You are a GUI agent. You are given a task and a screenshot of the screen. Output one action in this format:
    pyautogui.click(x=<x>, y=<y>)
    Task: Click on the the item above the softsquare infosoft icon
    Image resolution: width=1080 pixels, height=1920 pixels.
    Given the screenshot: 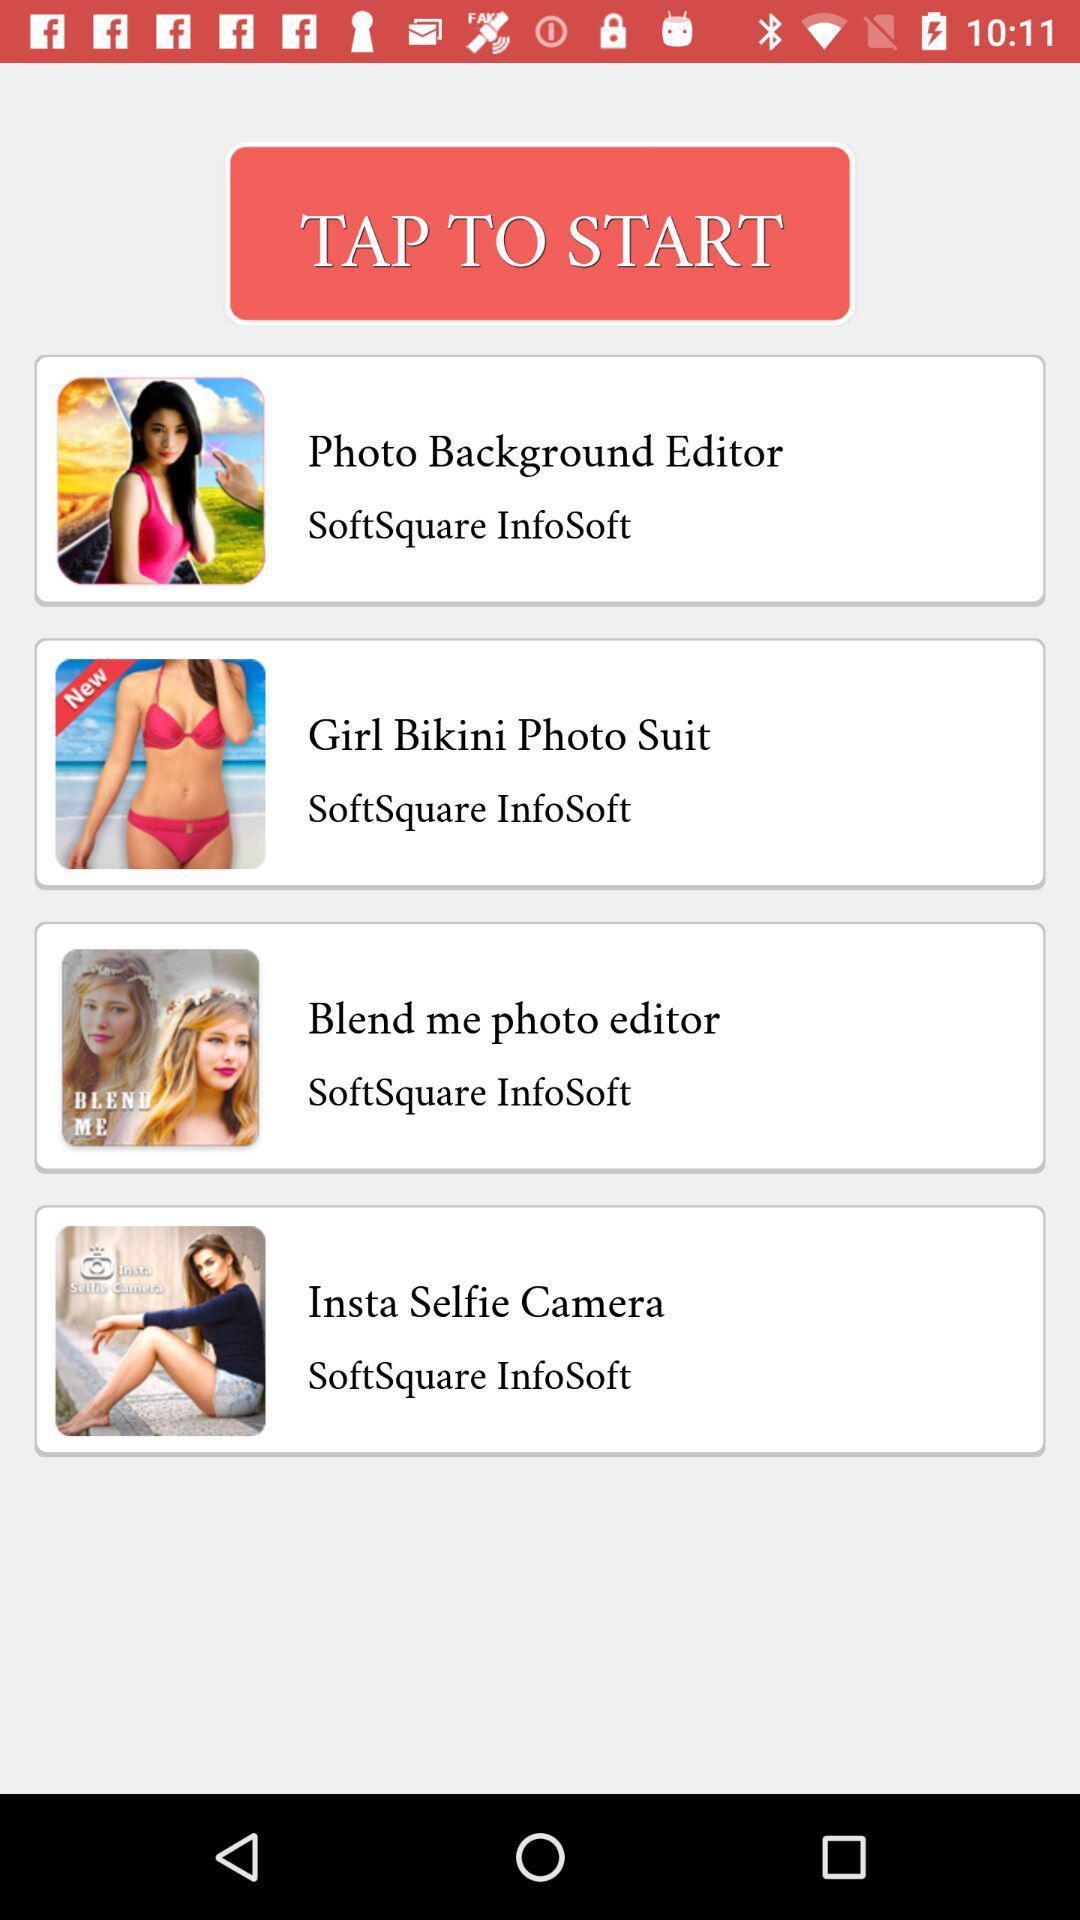 What is the action you would take?
    pyautogui.click(x=486, y=1296)
    